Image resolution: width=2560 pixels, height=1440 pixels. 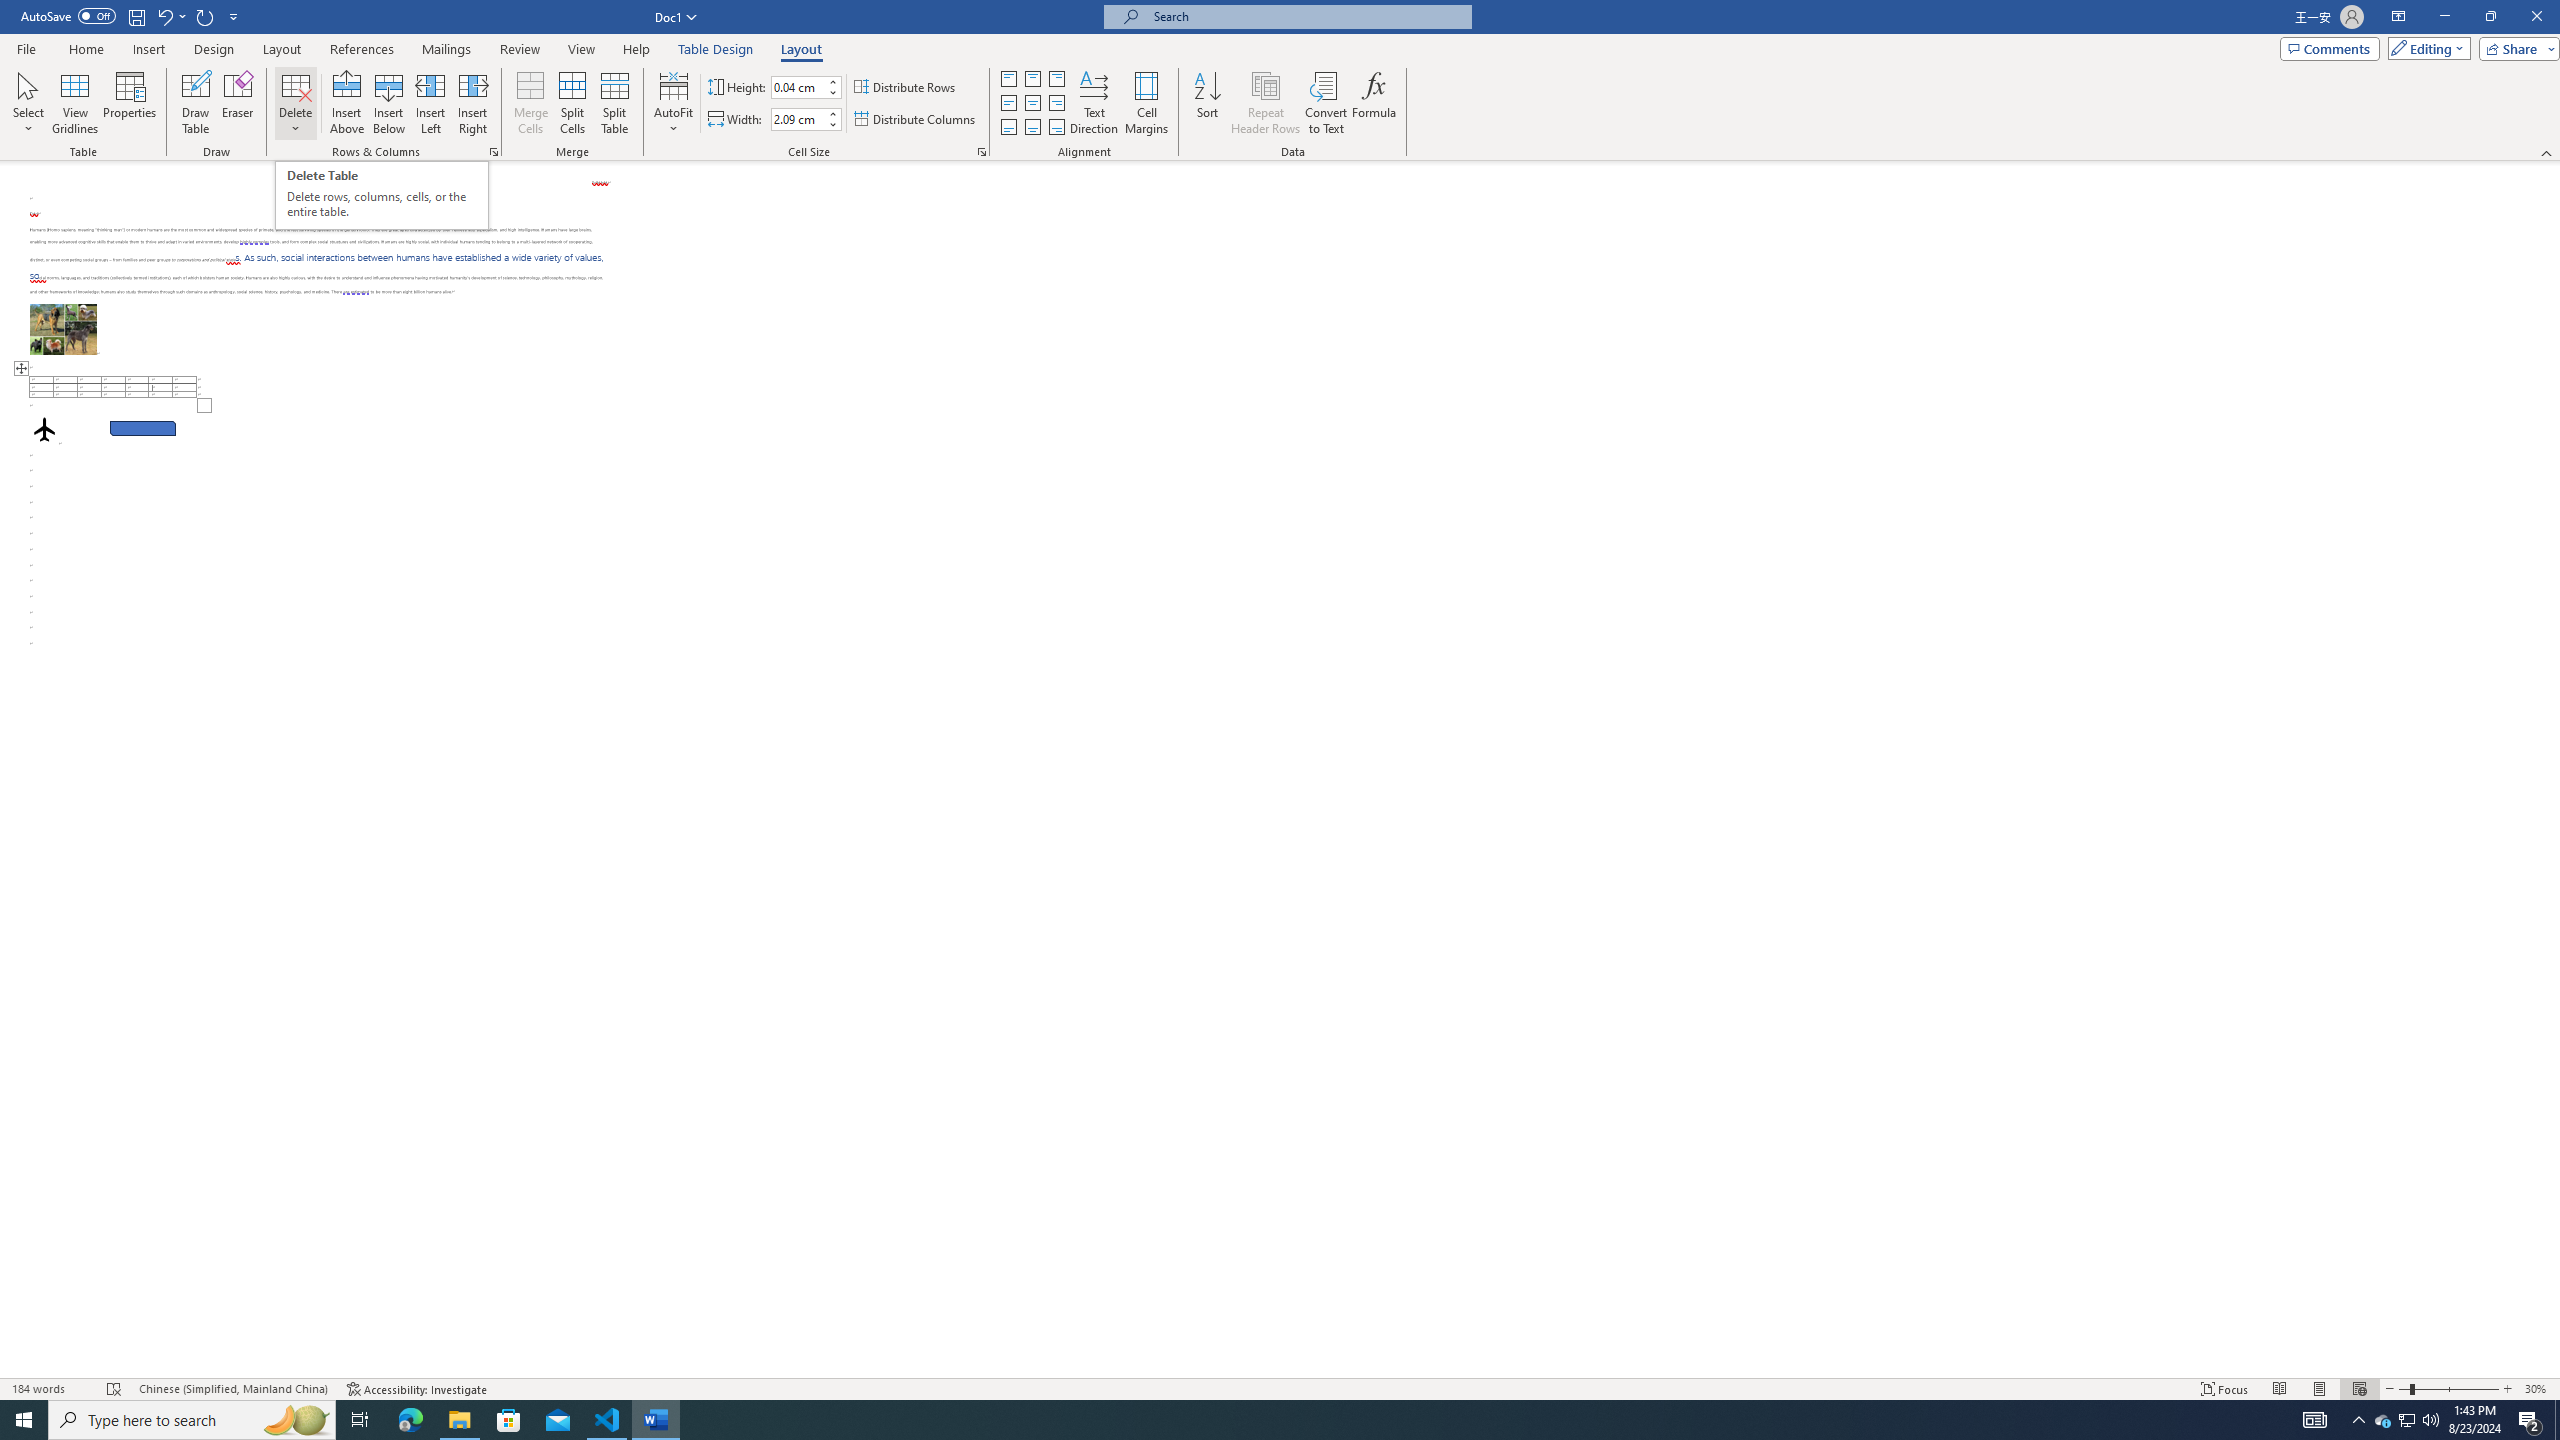 What do you see at coordinates (170, 15) in the screenshot?
I see `'Undo Row Height Spinner'` at bounding box center [170, 15].